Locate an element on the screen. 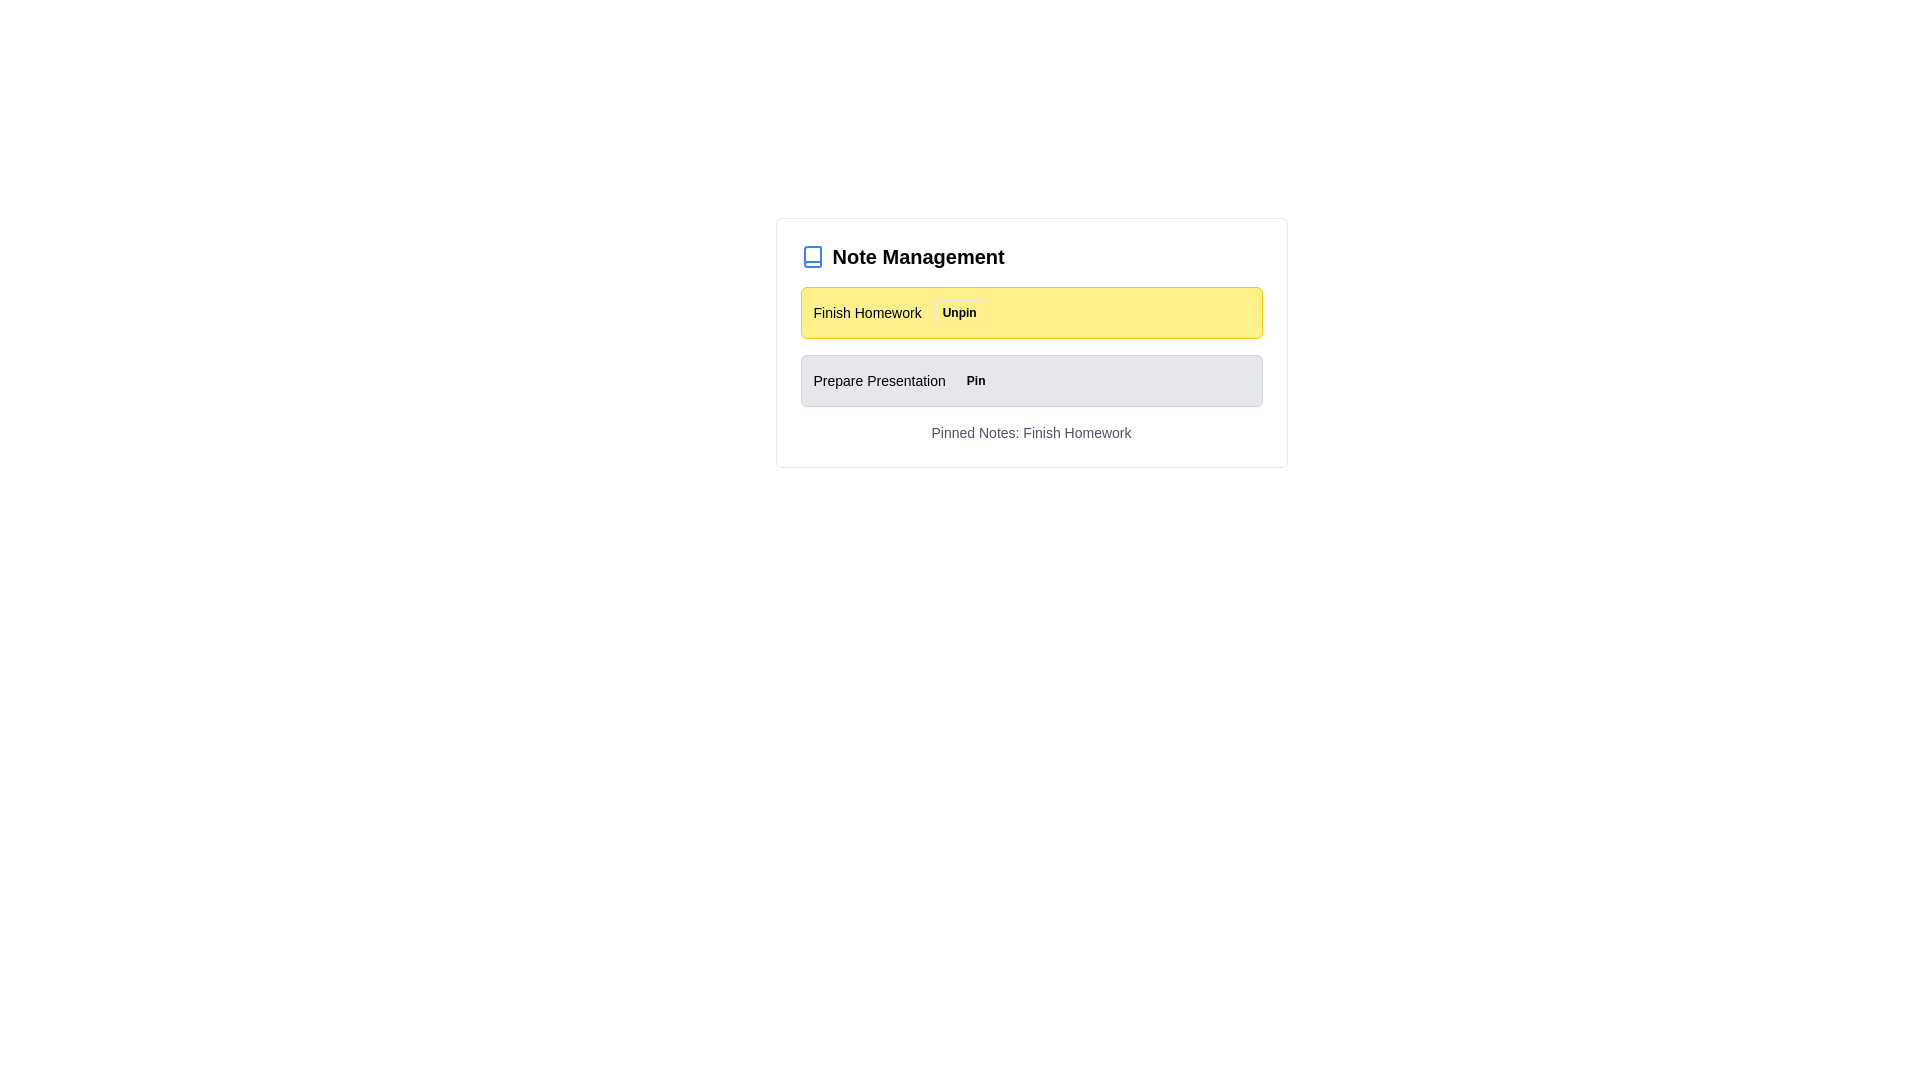 This screenshot has height=1080, width=1920. the note labeled 'Prepare Presentation' to observe visual feedback is located at coordinates (879, 381).